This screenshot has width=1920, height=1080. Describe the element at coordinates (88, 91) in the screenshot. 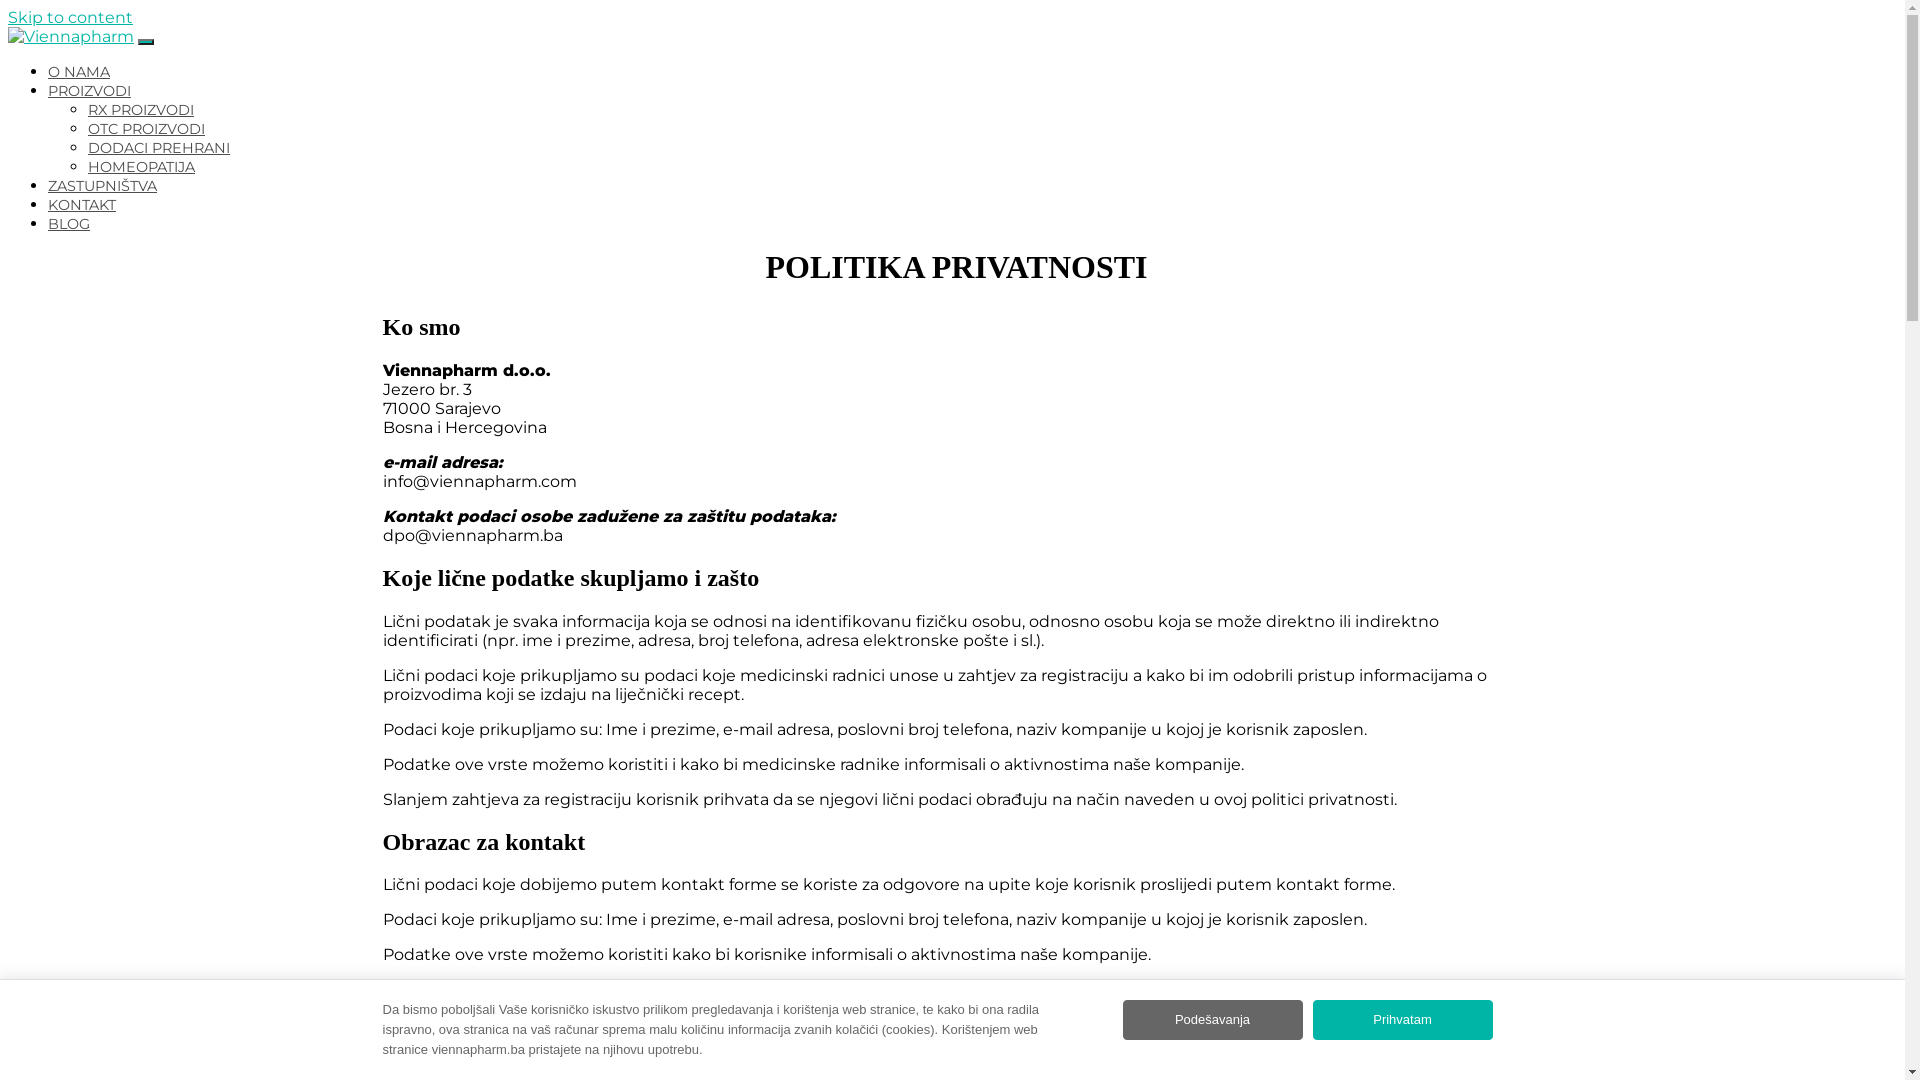

I see `'PROIZVODI'` at that location.